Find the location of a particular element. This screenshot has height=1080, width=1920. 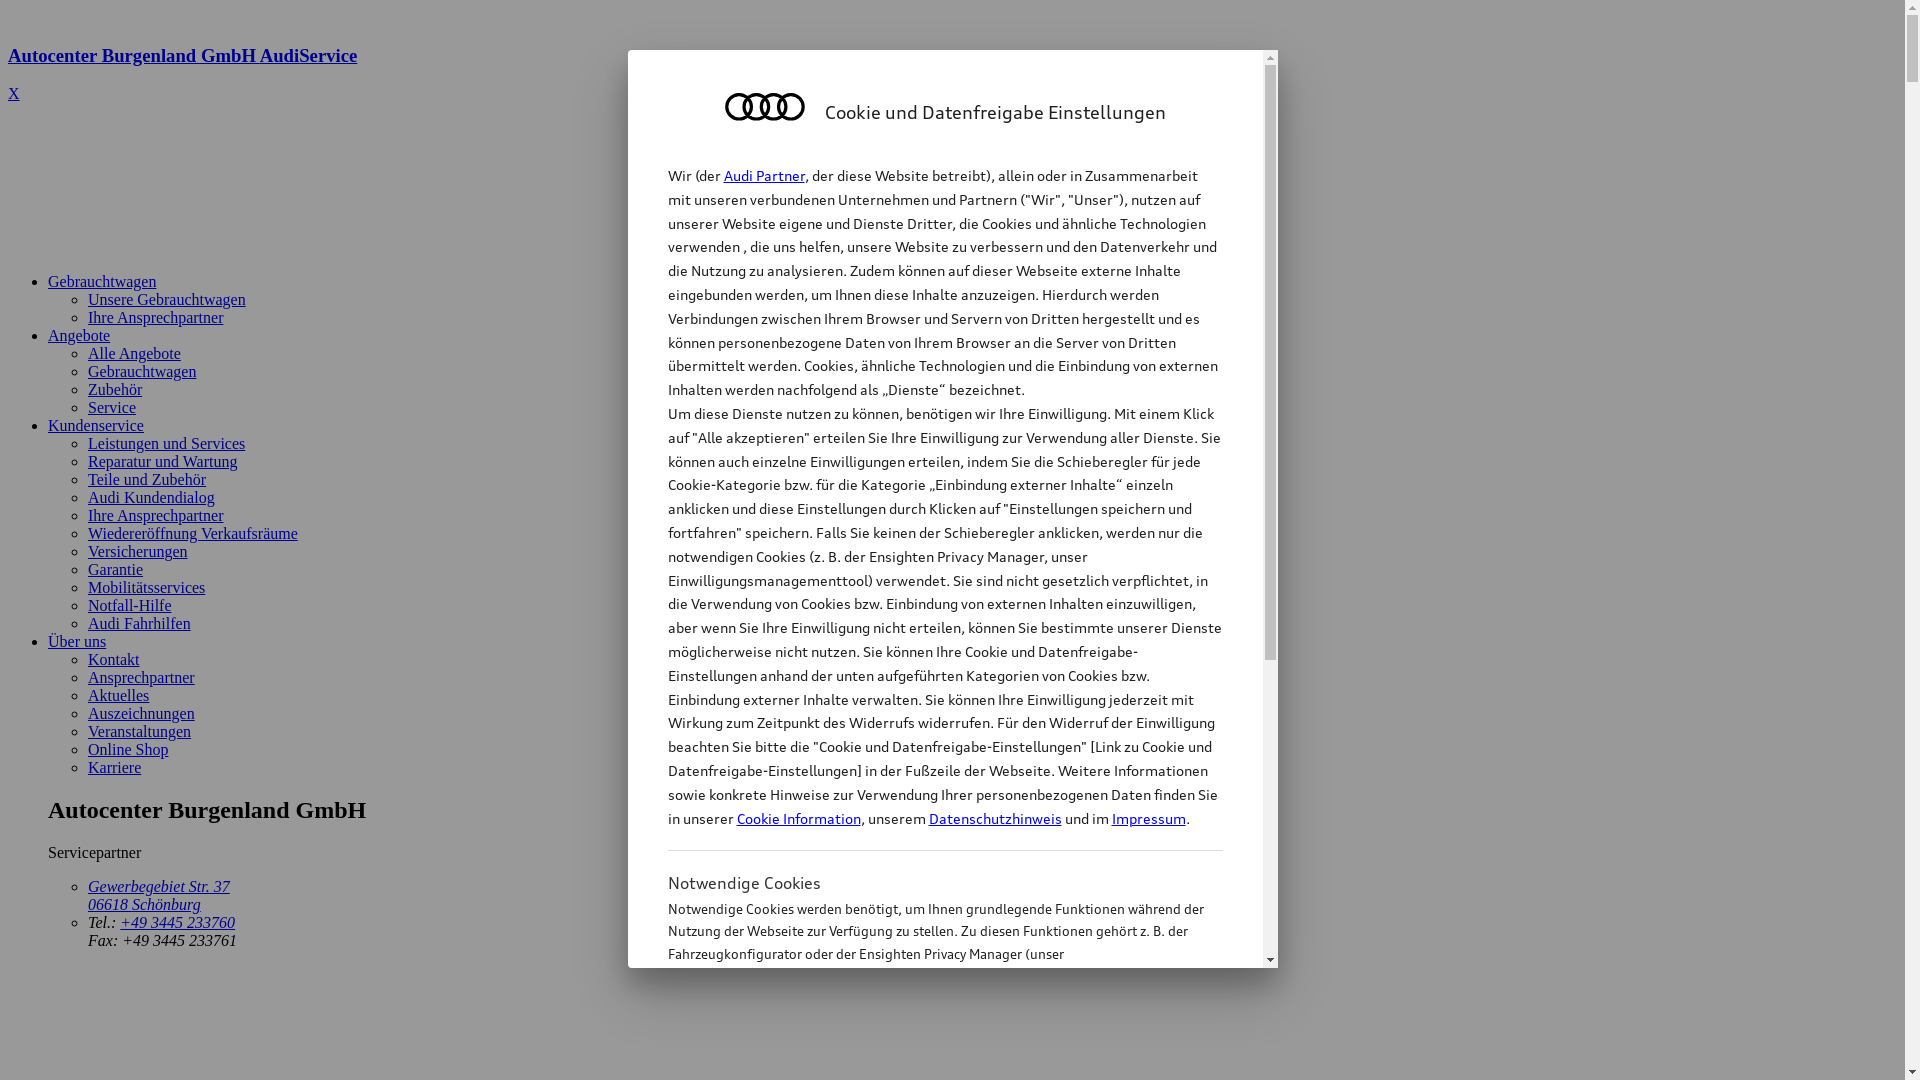

'Audi Partner' is located at coordinates (763, 174).